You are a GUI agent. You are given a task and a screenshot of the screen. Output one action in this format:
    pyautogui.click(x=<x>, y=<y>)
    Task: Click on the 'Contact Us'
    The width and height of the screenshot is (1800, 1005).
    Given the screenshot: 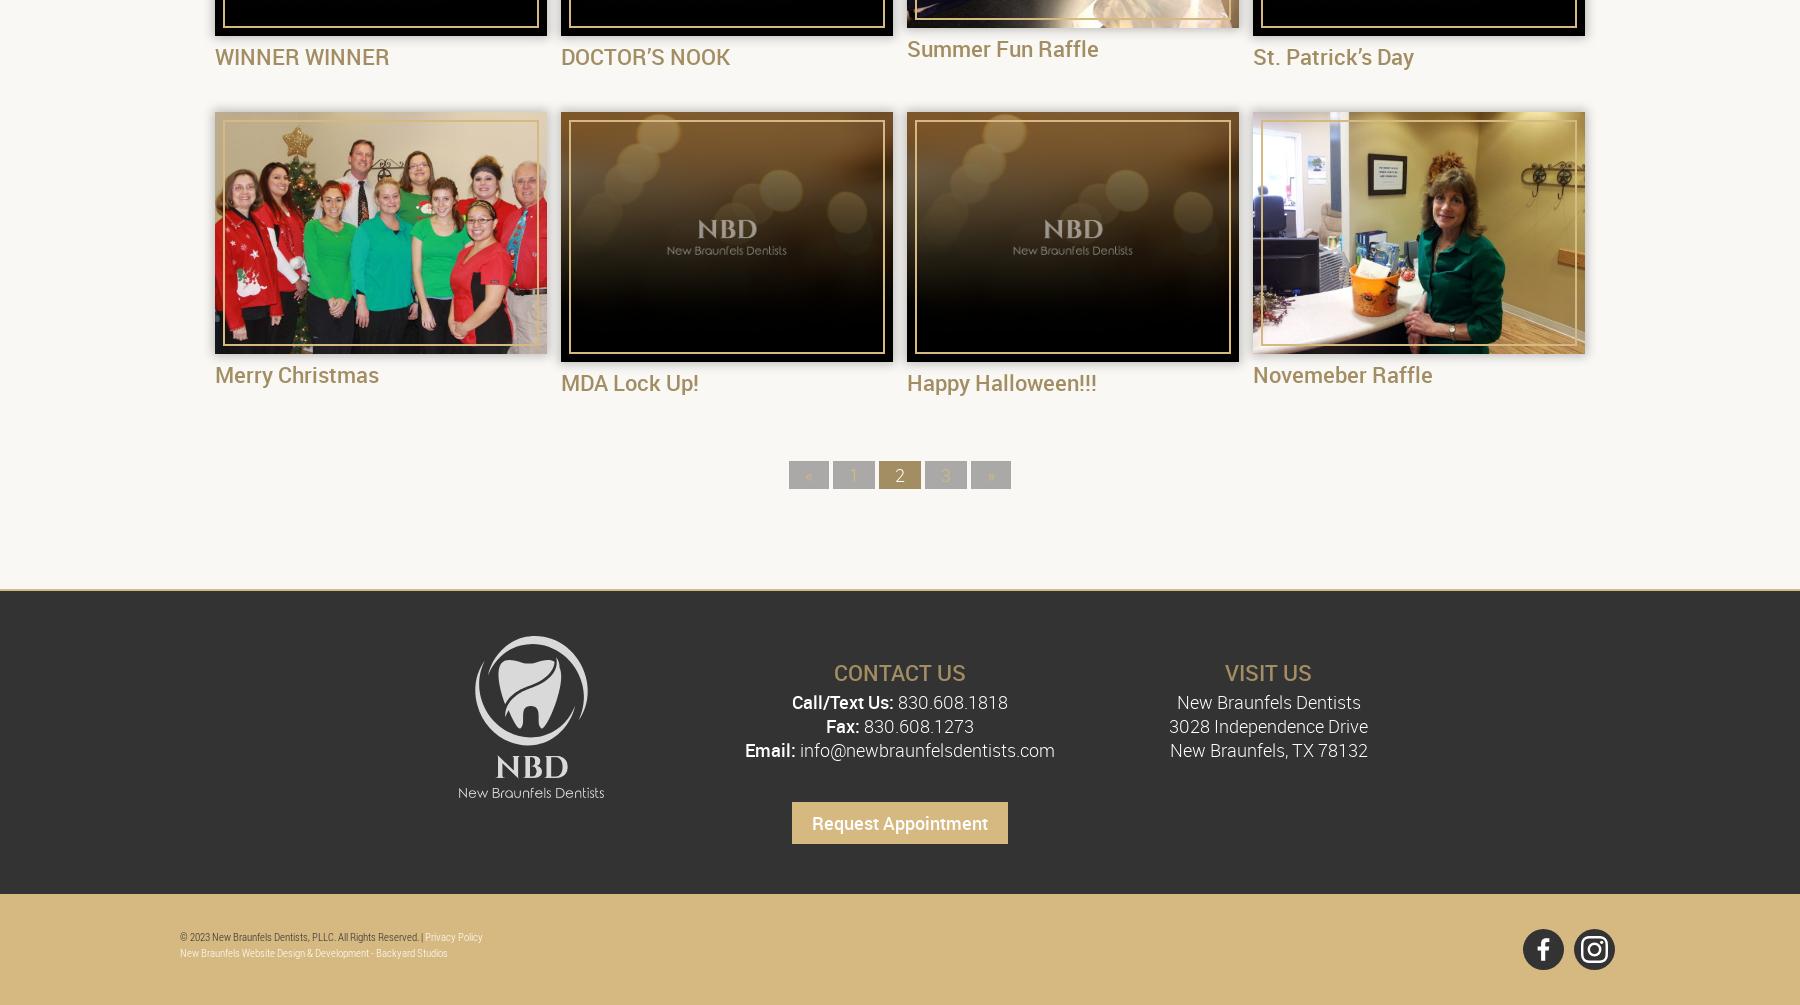 What is the action you would take?
    pyautogui.click(x=898, y=672)
    